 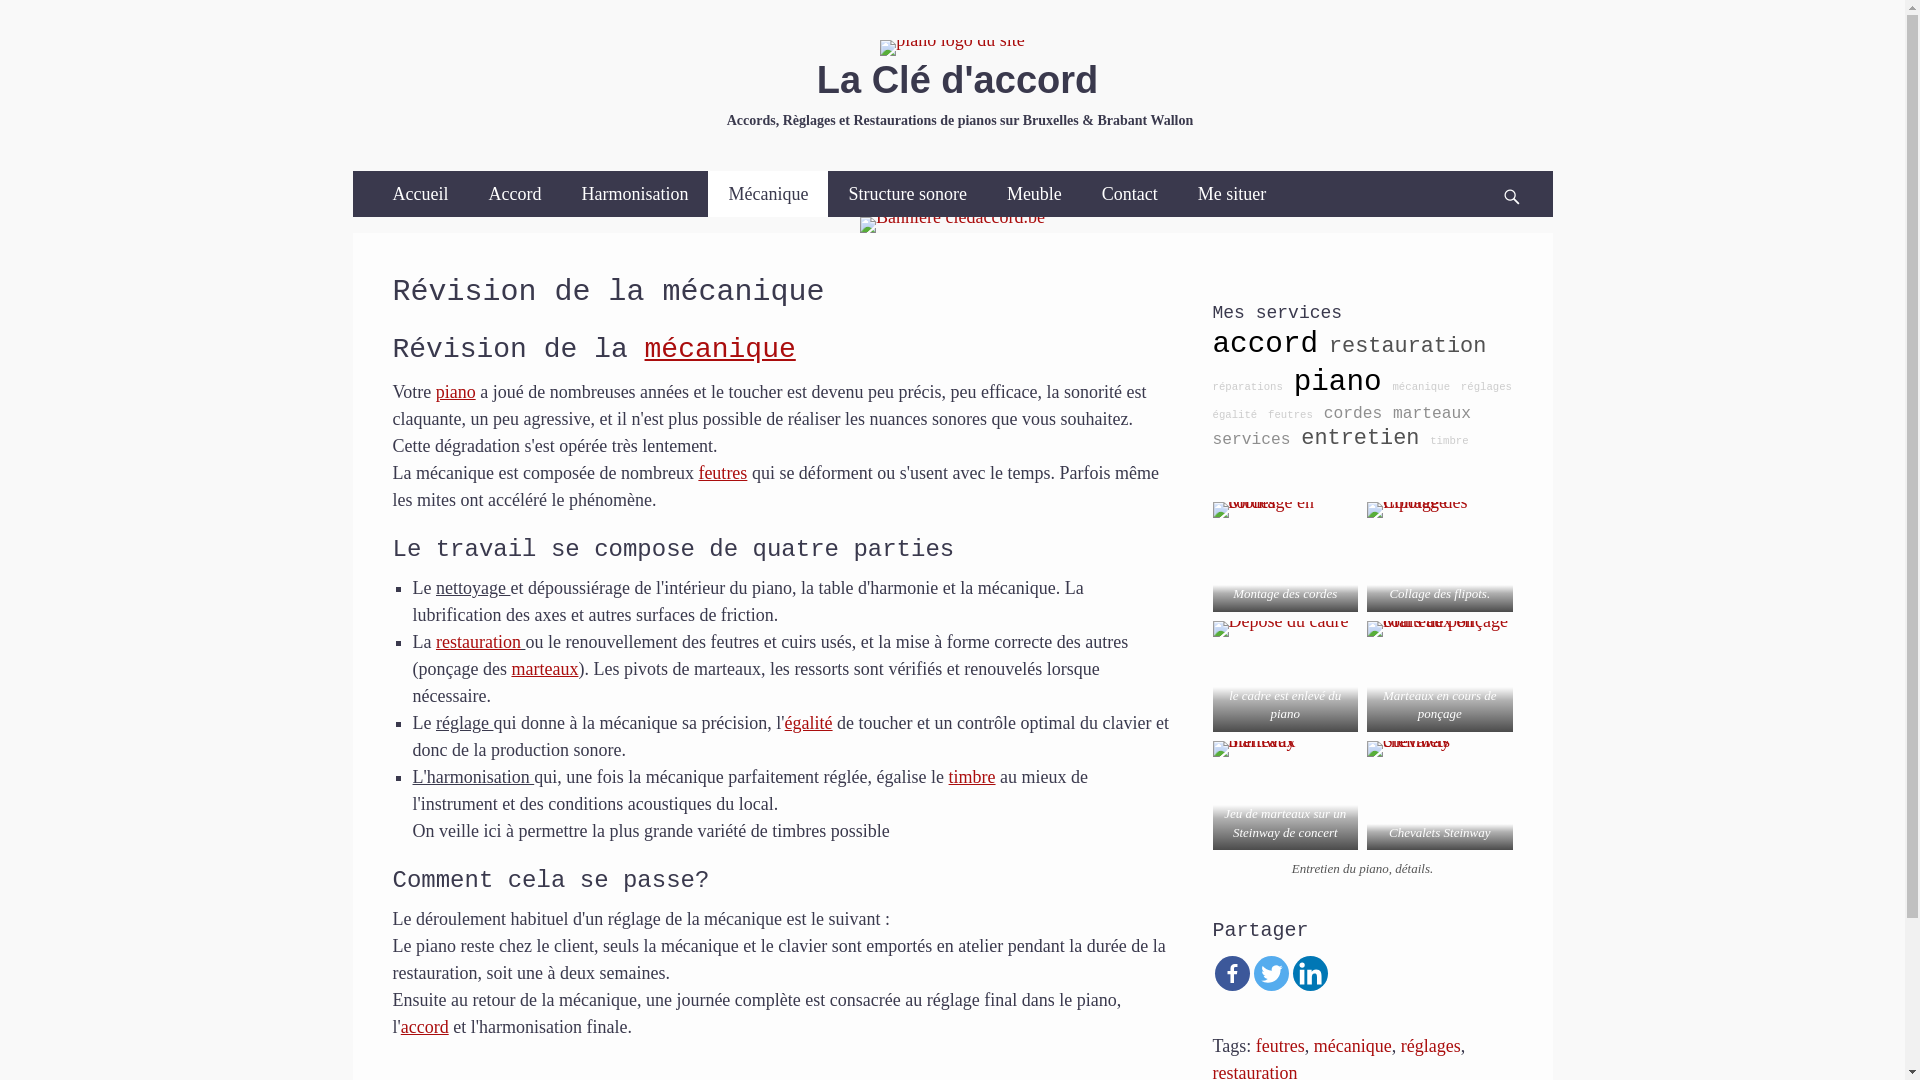 What do you see at coordinates (1309, 972) in the screenshot?
I see `'Linkedin'` at bounding box center [1309, 972].